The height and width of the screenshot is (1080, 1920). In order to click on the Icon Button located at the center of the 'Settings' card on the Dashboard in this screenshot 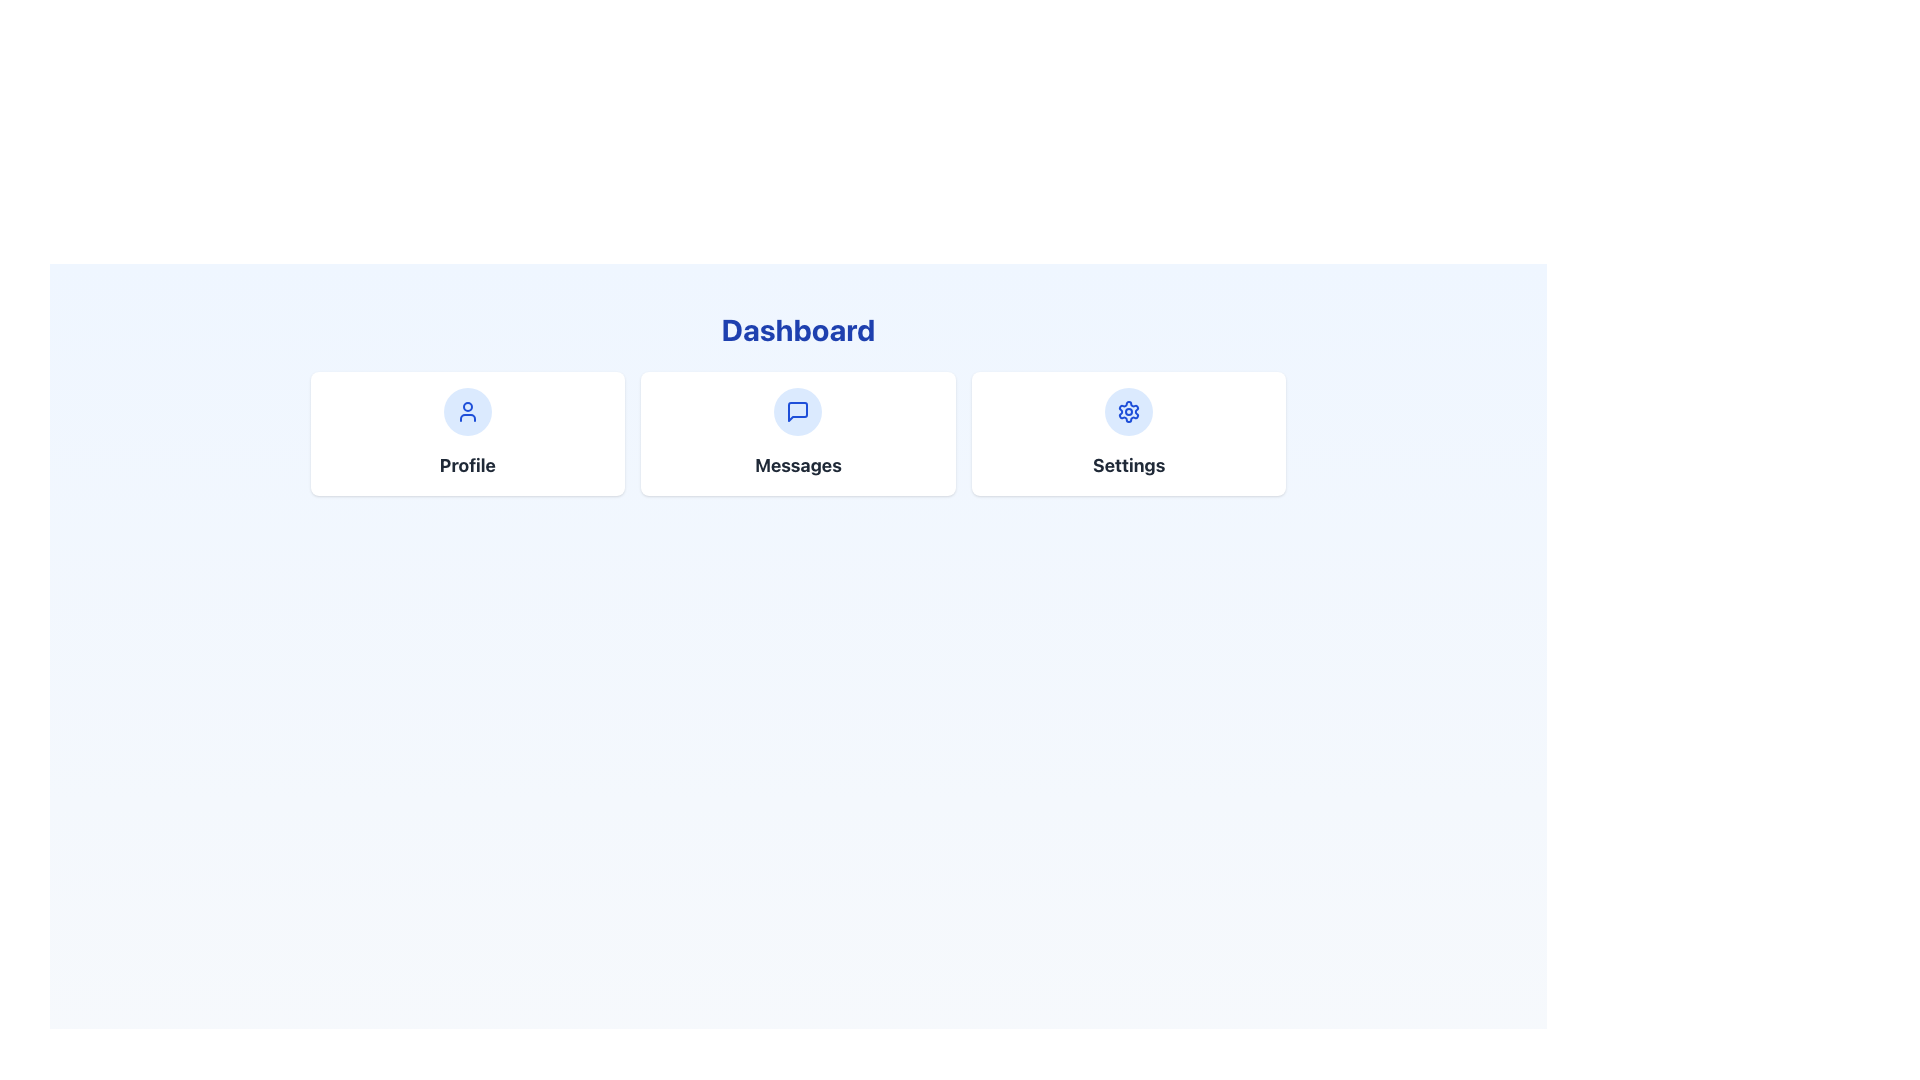, I will do `click(1129, 411)`.